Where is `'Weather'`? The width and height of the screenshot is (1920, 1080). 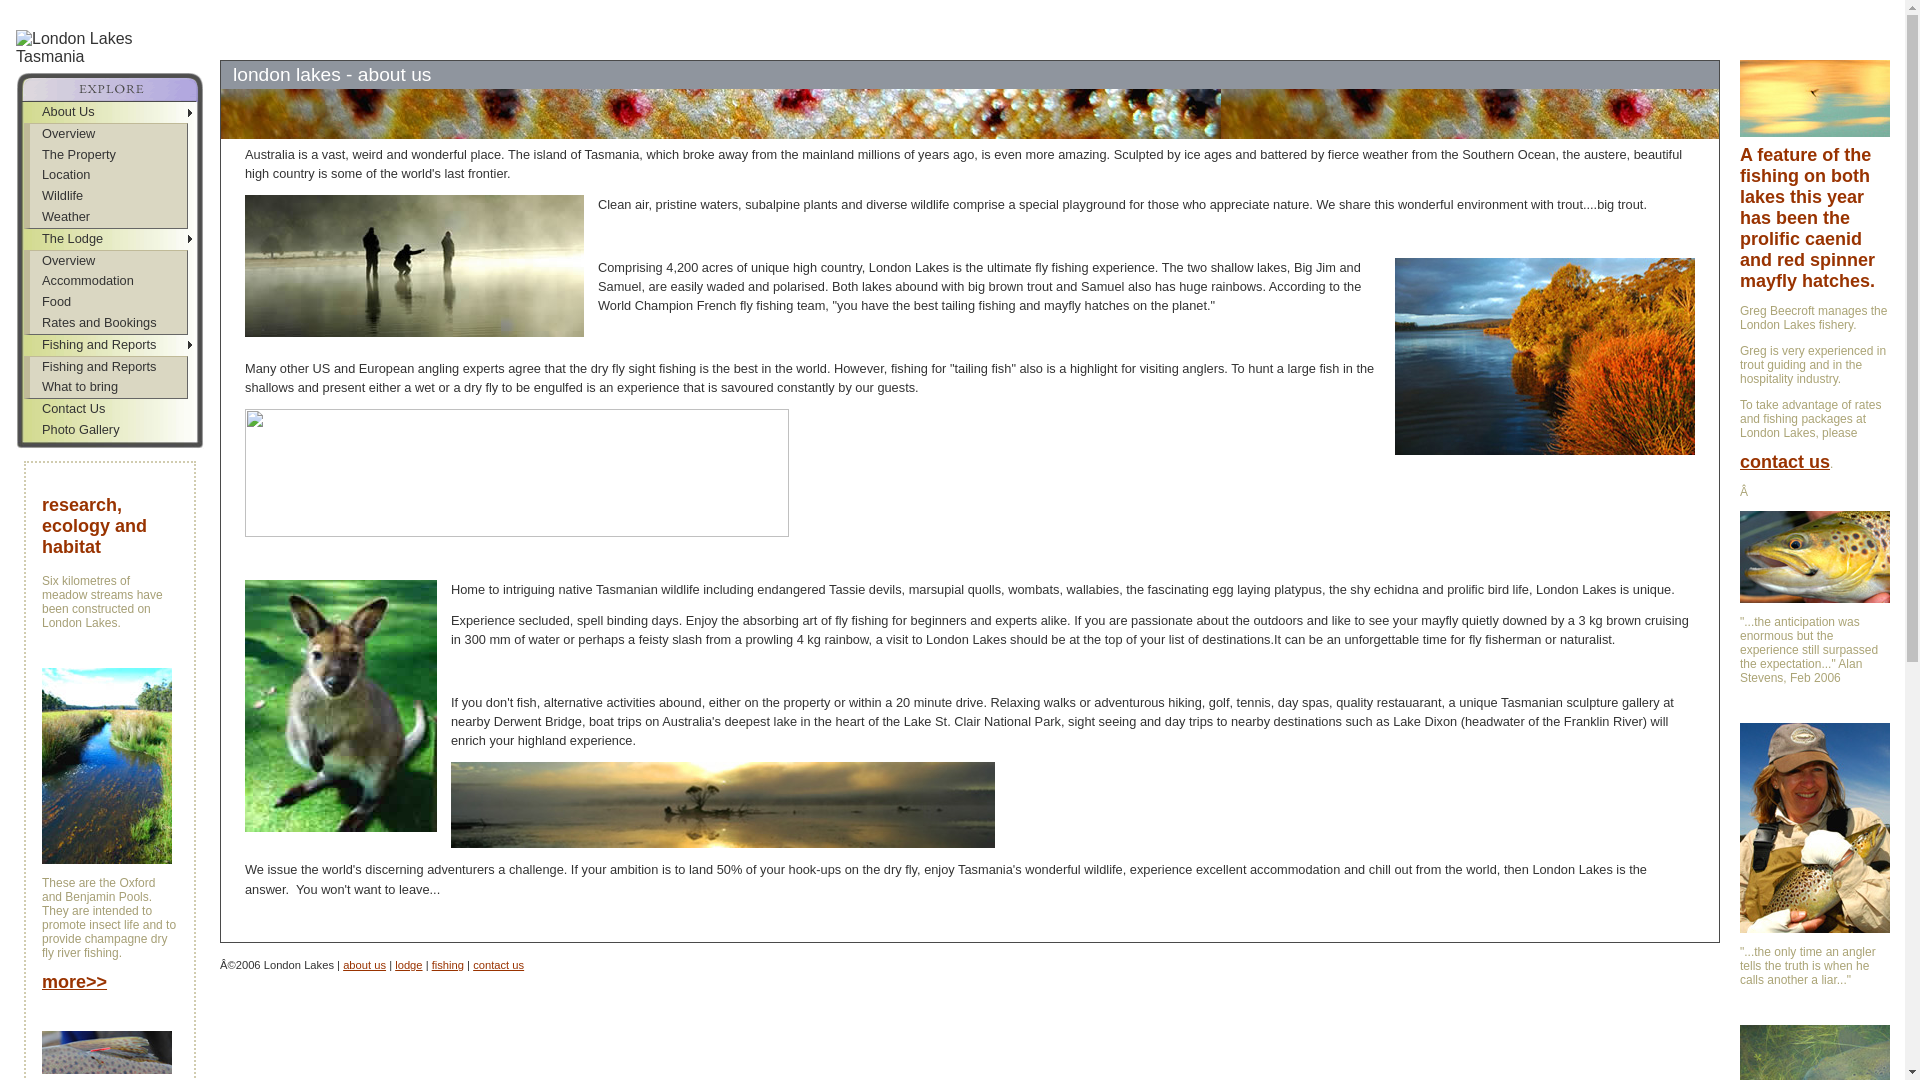
'Weather' is located at coordinates (107, 217).